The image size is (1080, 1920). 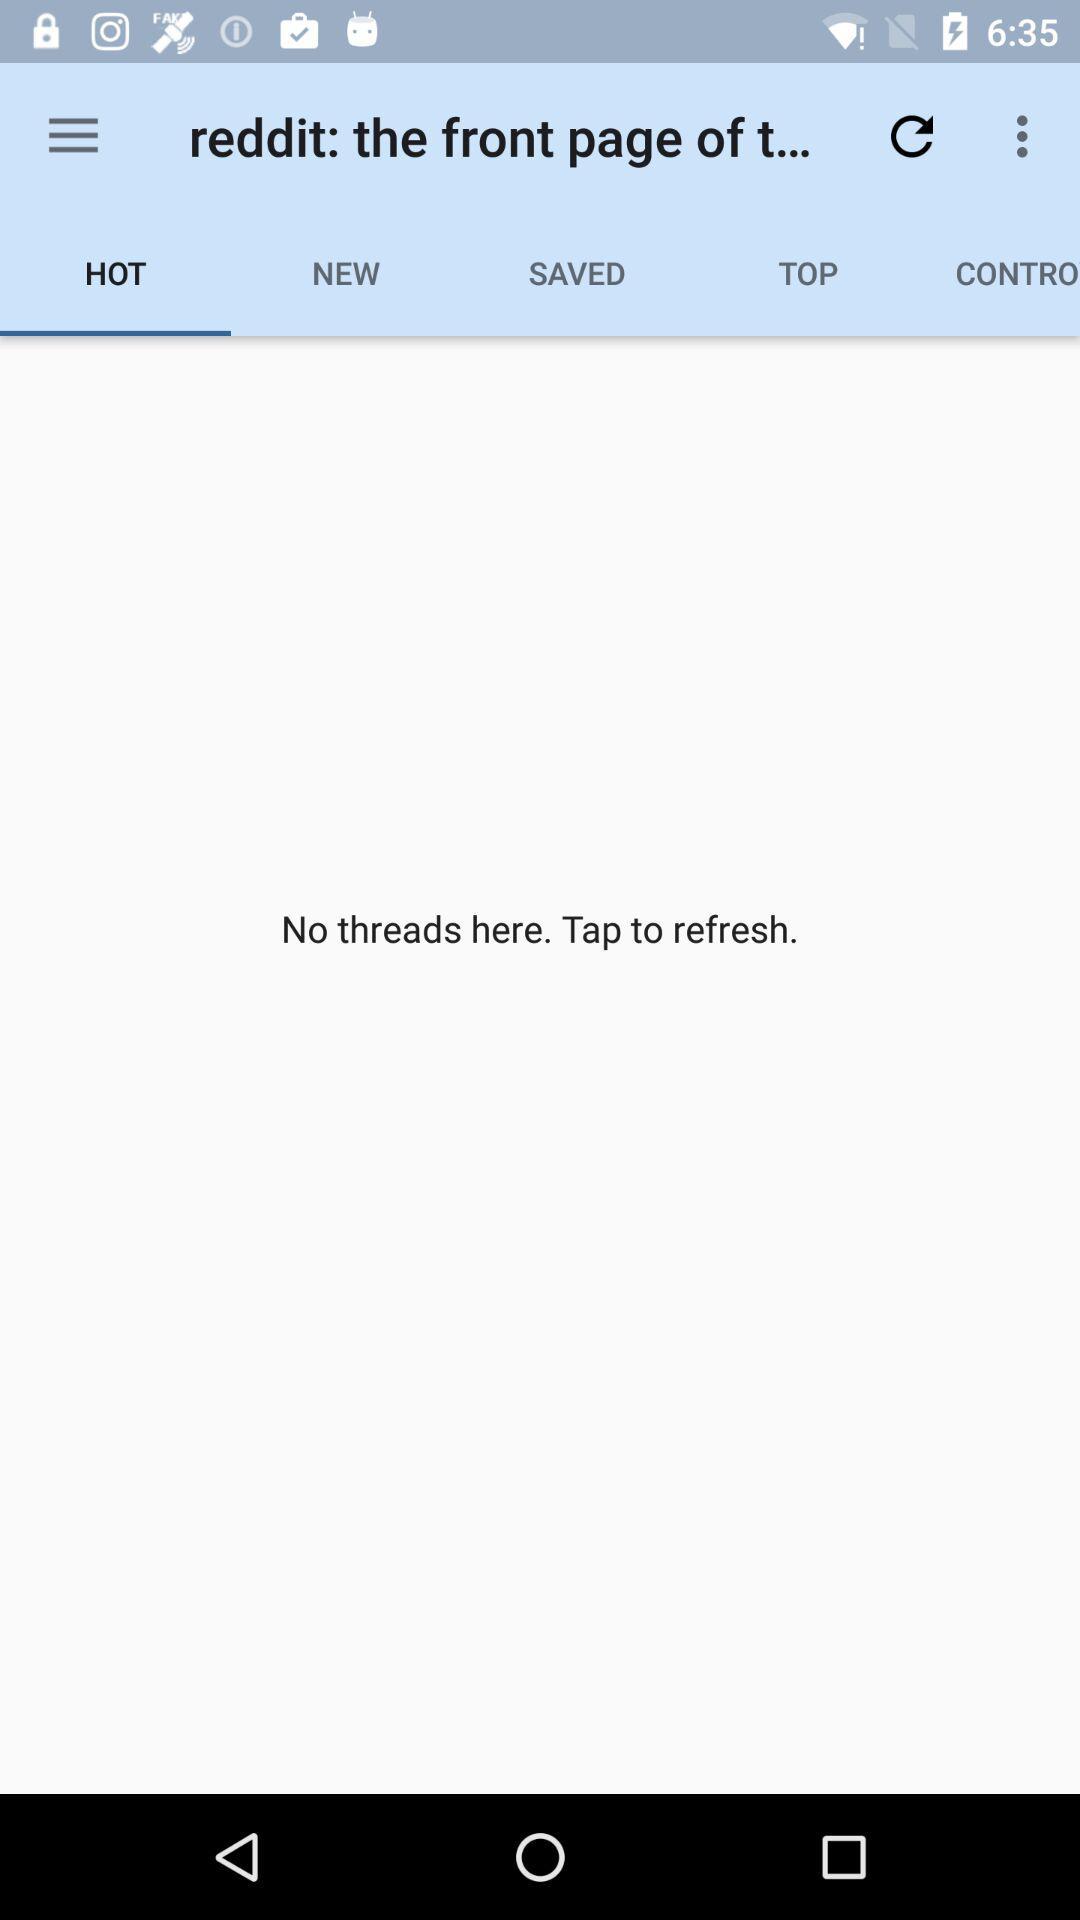 I want to click on the icon to the left of reddit the front item, so click(x=72, y=135).